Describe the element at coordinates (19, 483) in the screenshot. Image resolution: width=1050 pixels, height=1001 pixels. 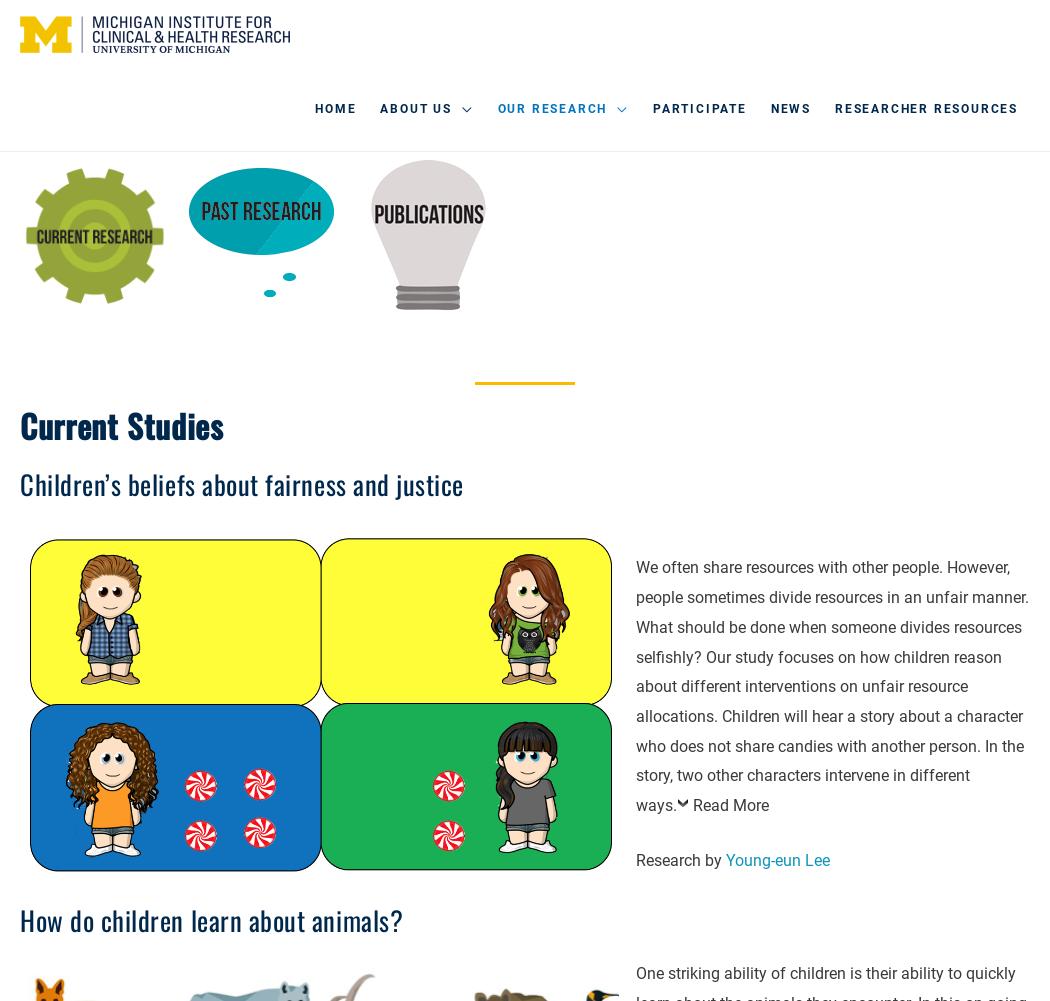
I see `'Children’s beliefs about fairness and justice'` at that location.